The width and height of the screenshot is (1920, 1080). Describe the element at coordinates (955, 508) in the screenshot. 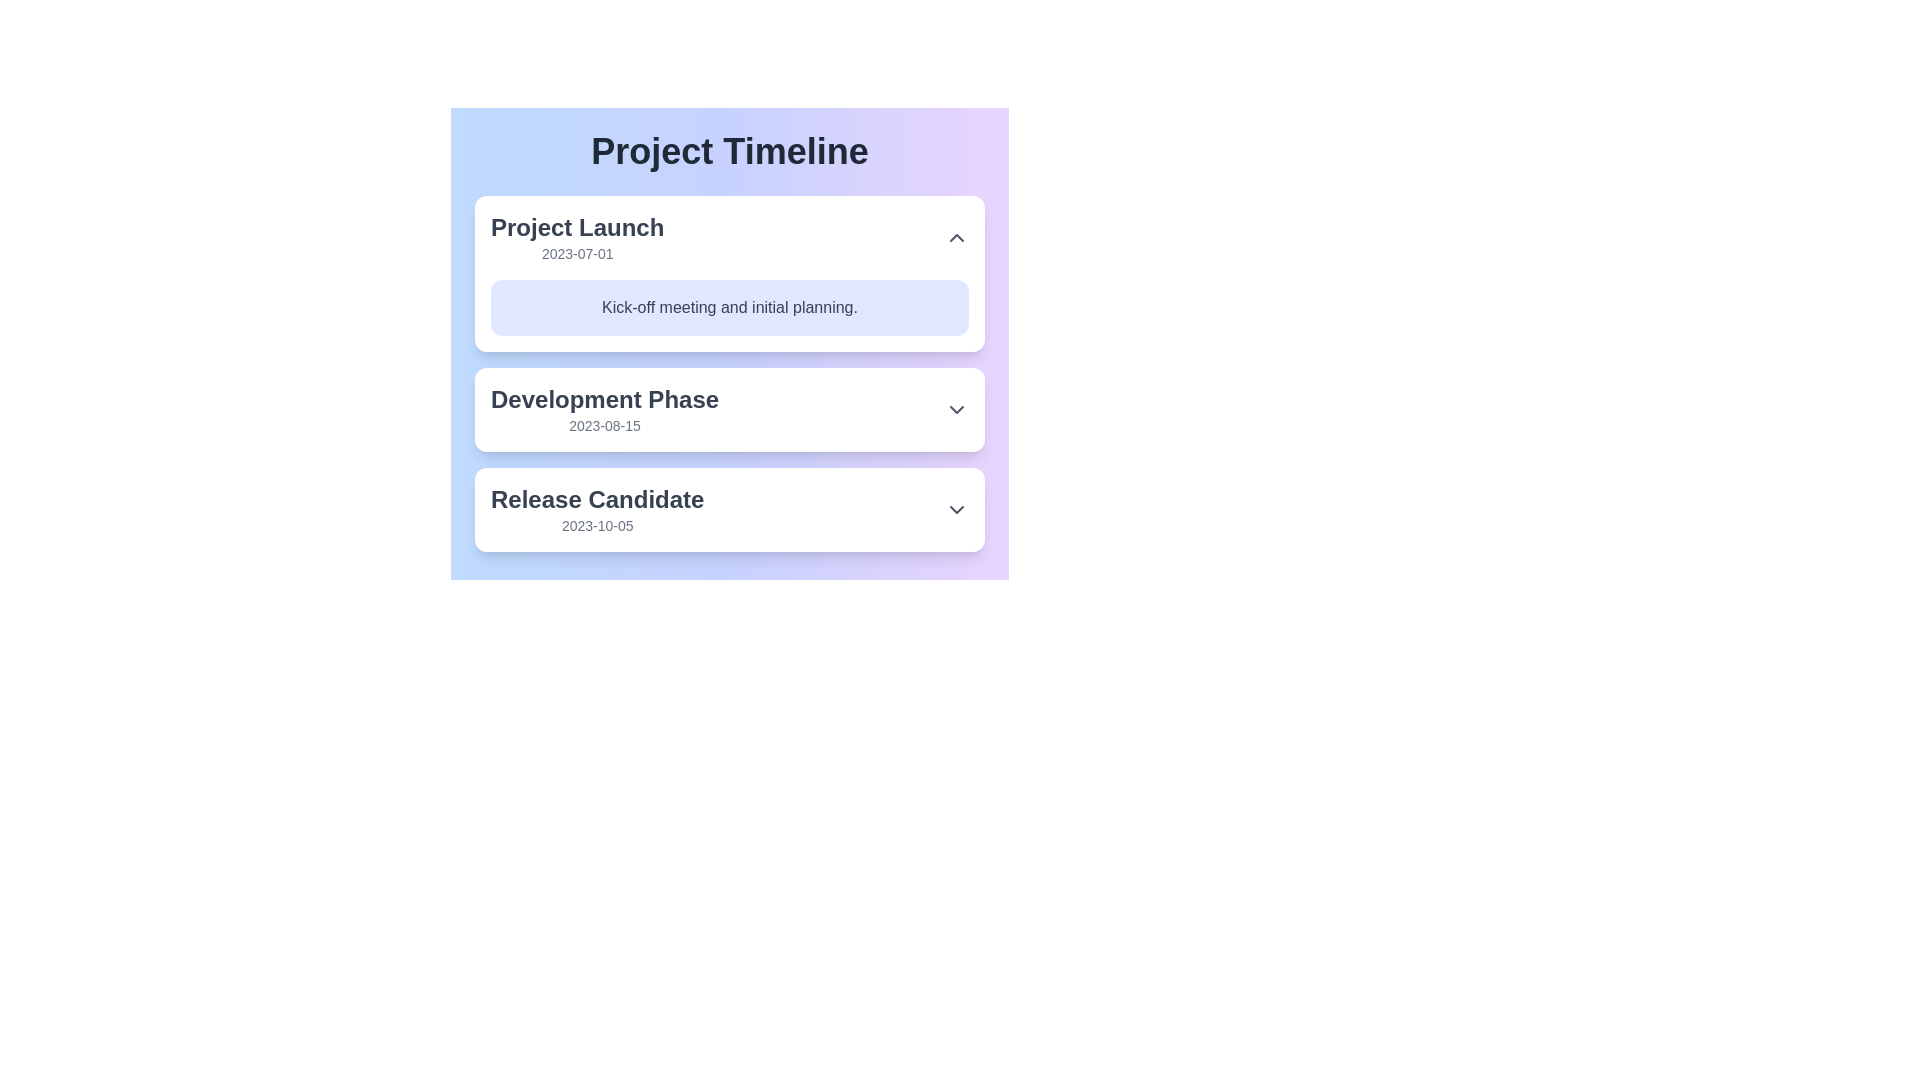

I see `the Chevron Icon located to the far right of the 'Release Candidate' text in the card labeled 'Release Candidate', positioned in the bottom section of the interface` at that location.